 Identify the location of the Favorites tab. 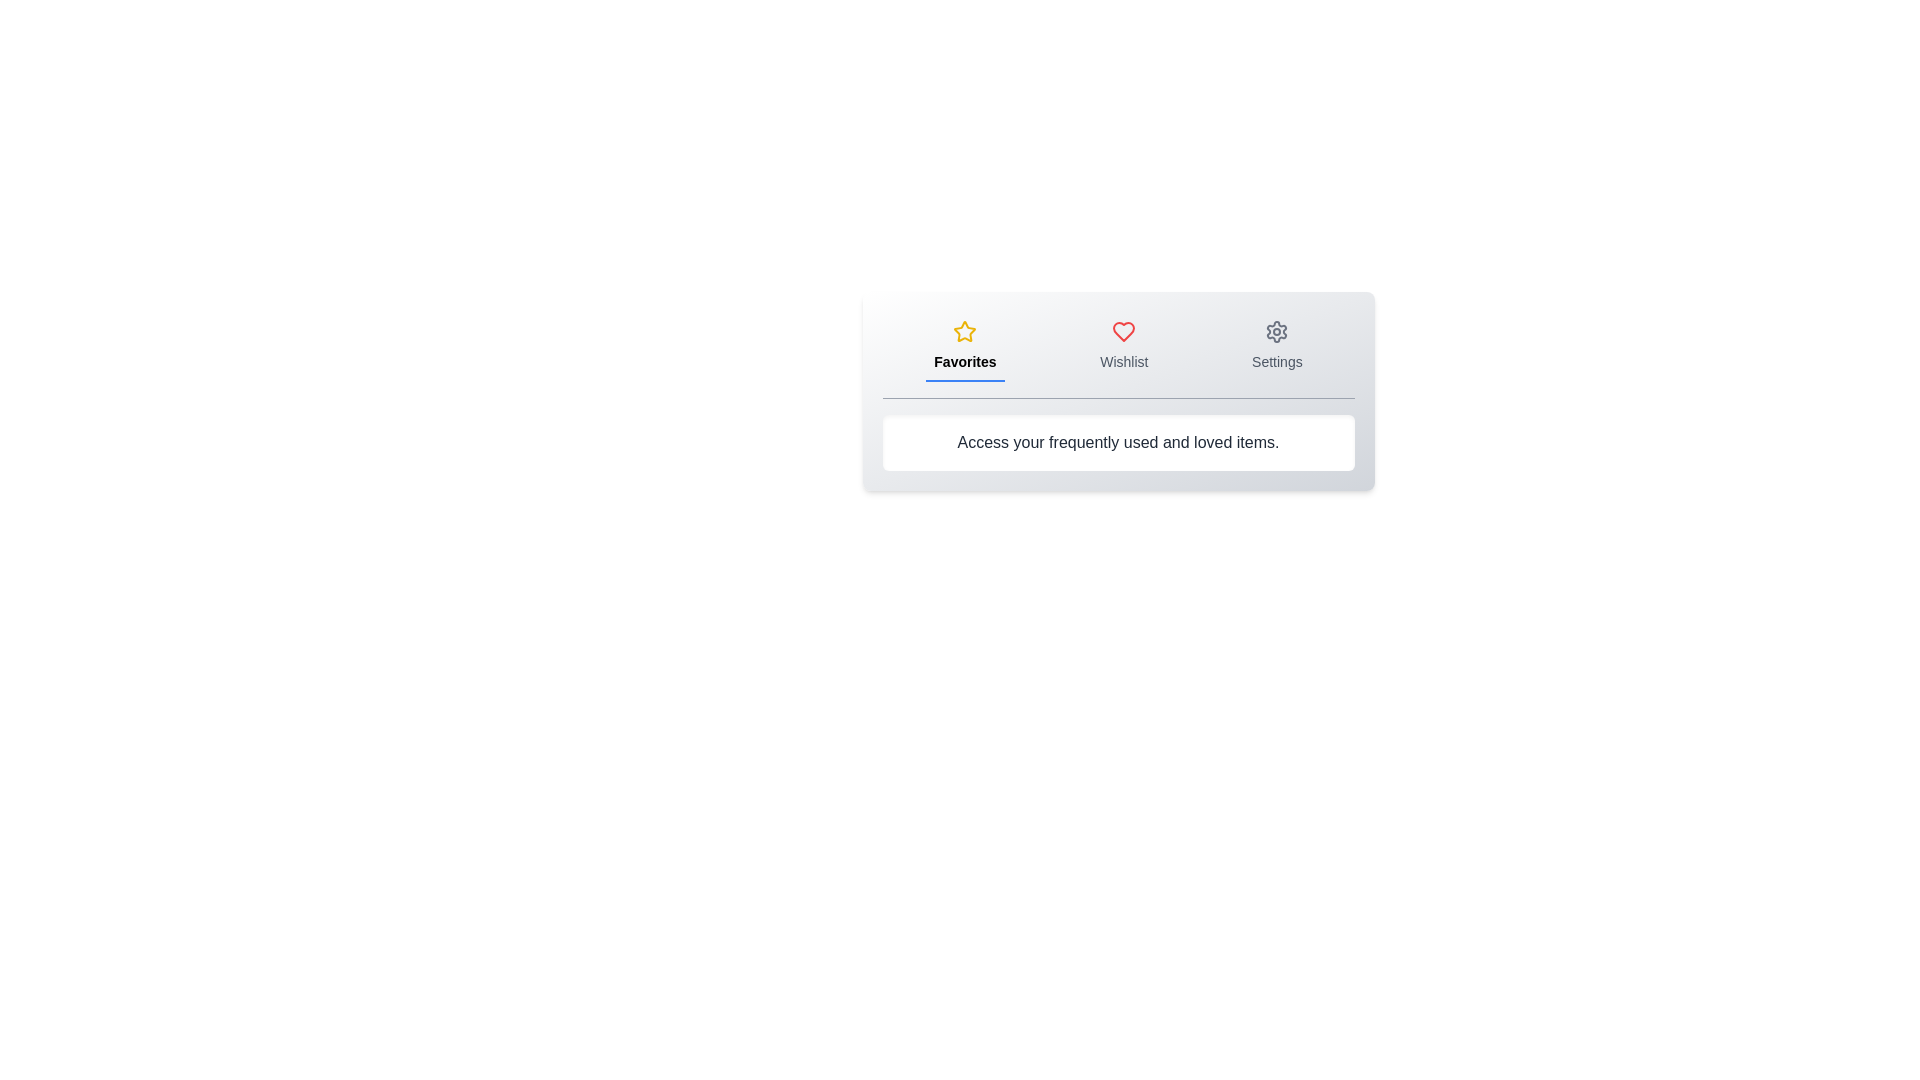
(965, 346).